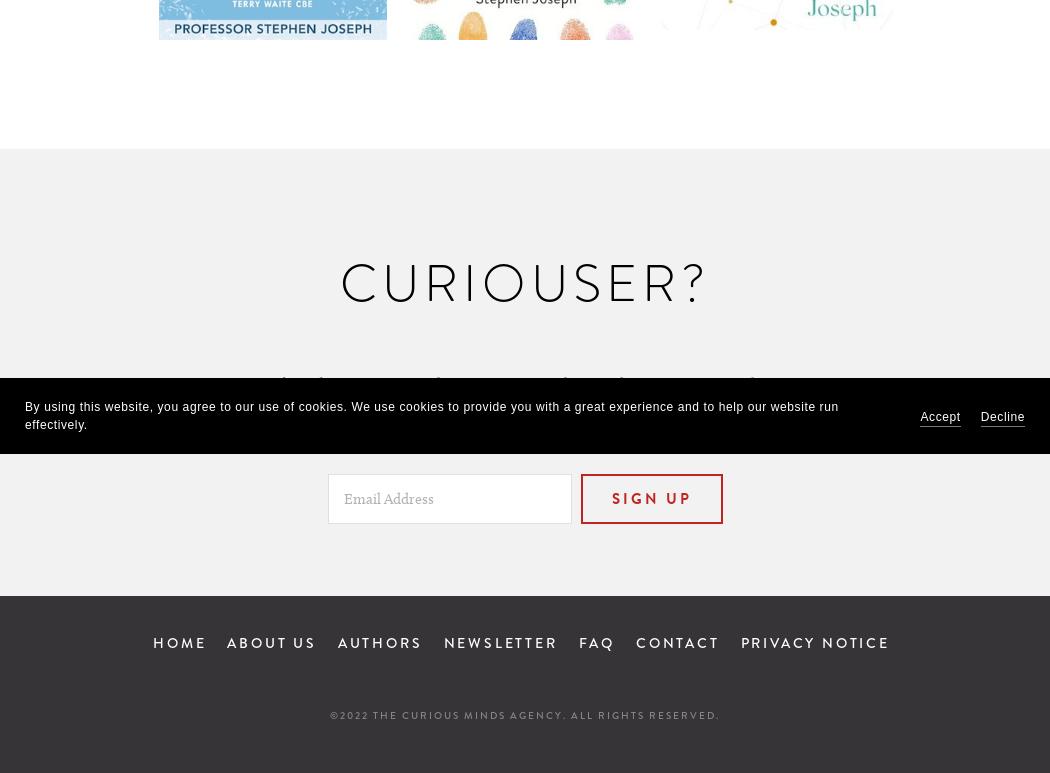  Describe the element at coordinates (938, 415) in the screenshot. I see `'Accept'` at that location.